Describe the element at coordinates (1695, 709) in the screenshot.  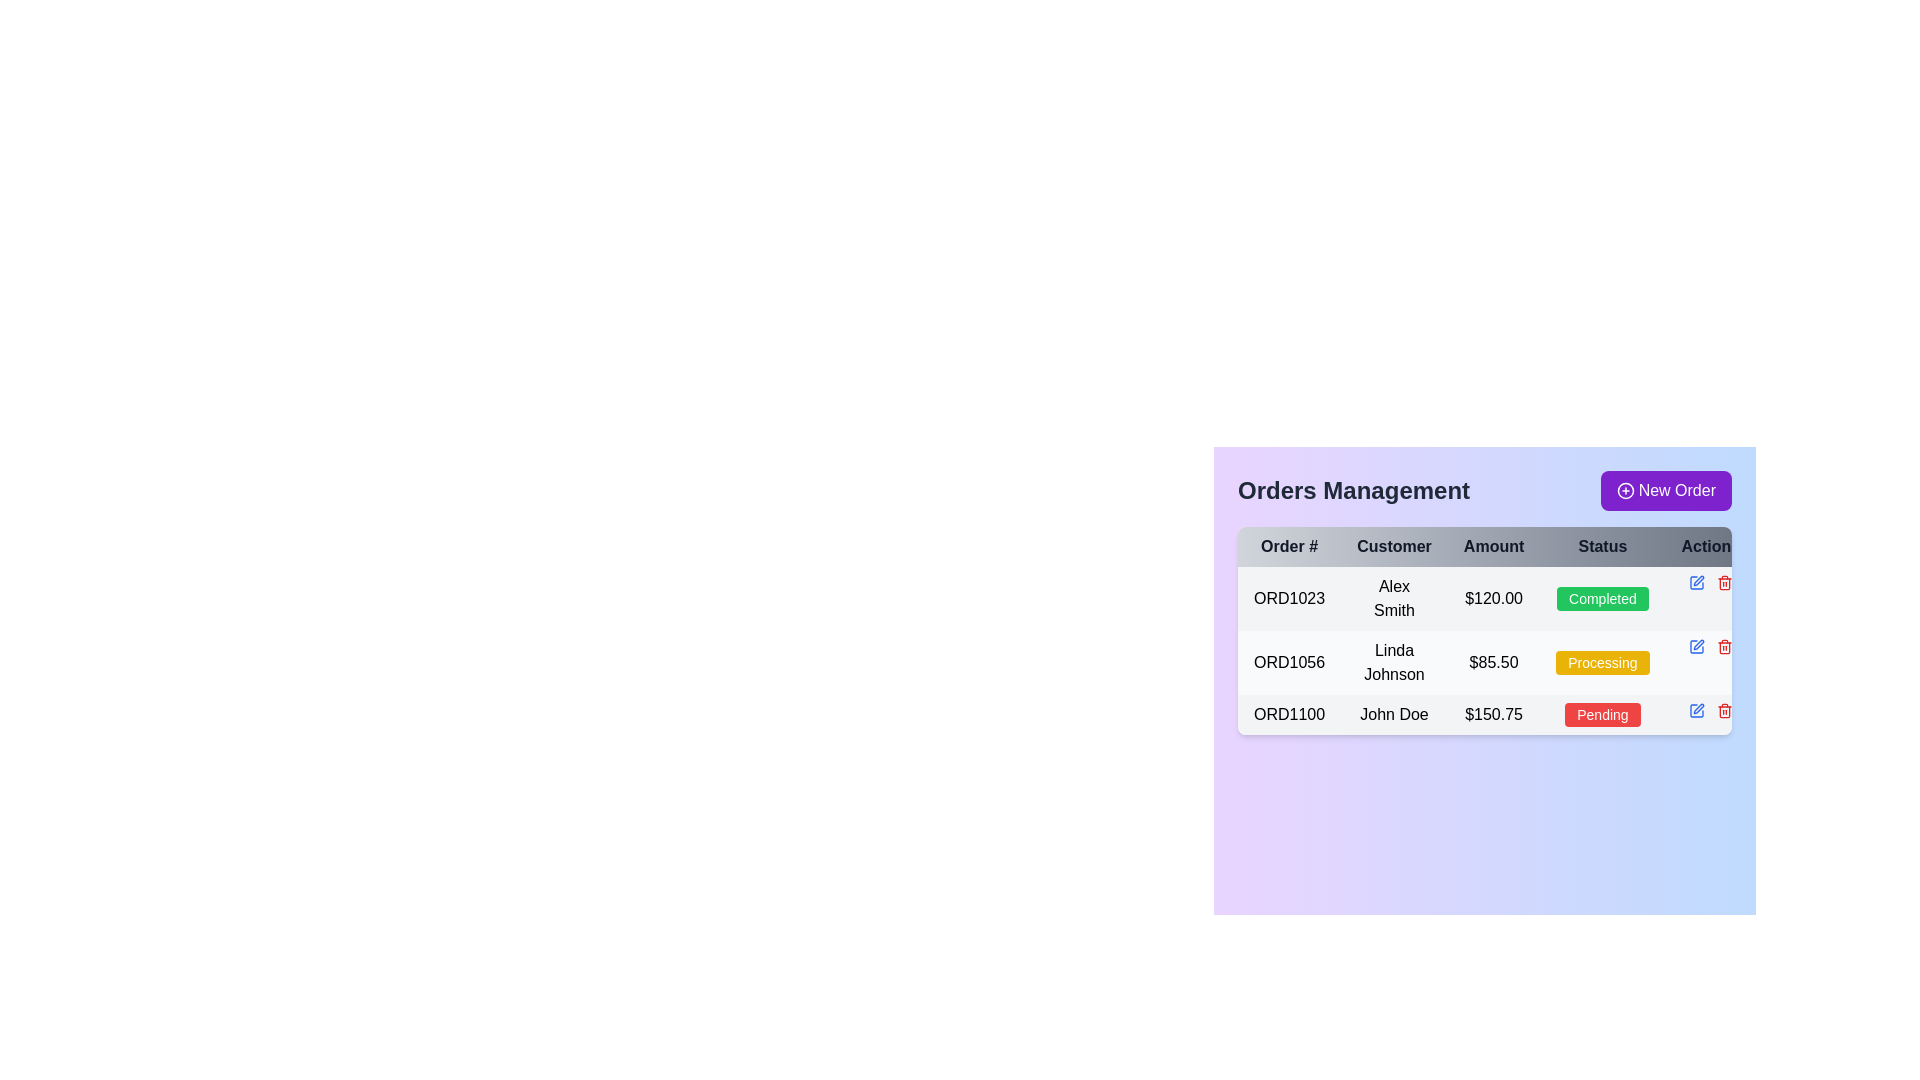
I see `the blue edit icon button in the 'Action' column of the third row in the 'Orders Management' data table` at that location.